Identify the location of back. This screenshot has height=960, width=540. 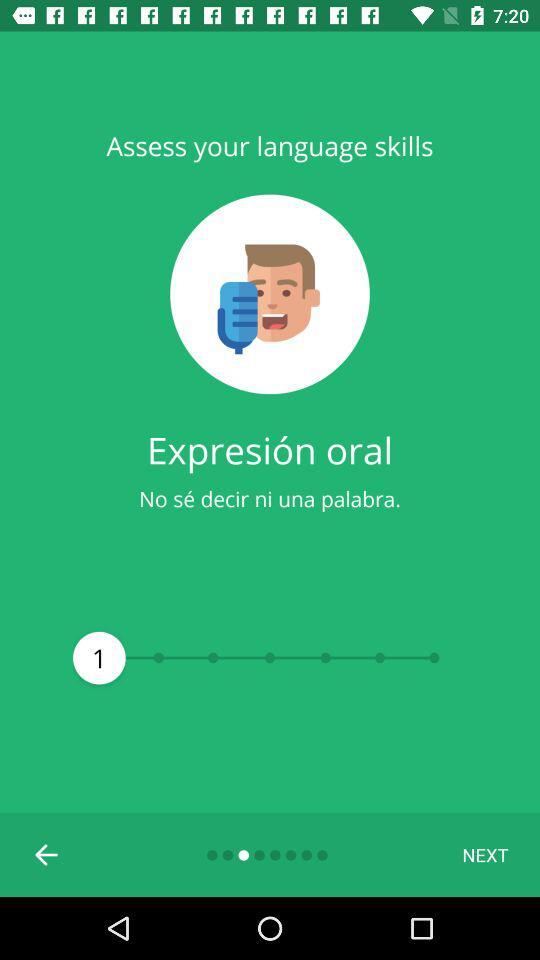
(47, 853).